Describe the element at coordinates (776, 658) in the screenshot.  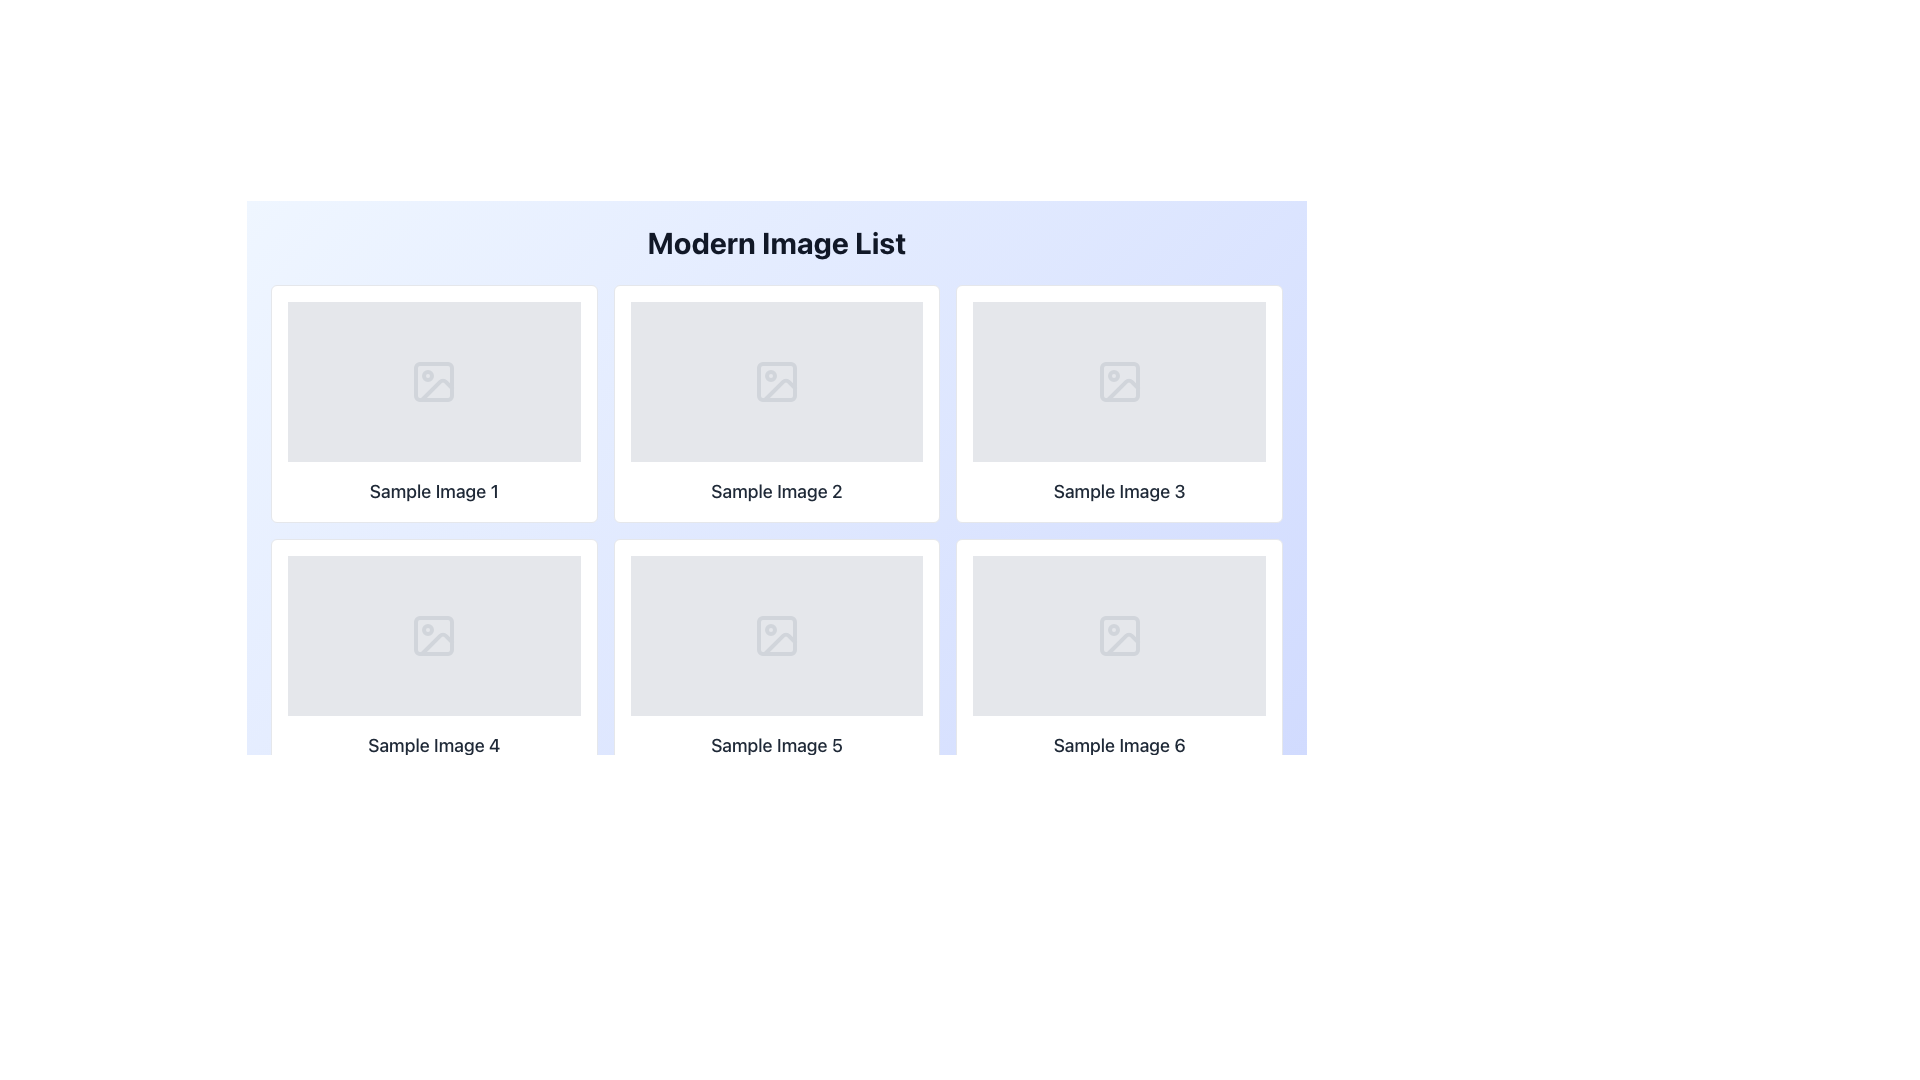
I see `the interactive image card located in the second row and second column of the grid layout` at that location.